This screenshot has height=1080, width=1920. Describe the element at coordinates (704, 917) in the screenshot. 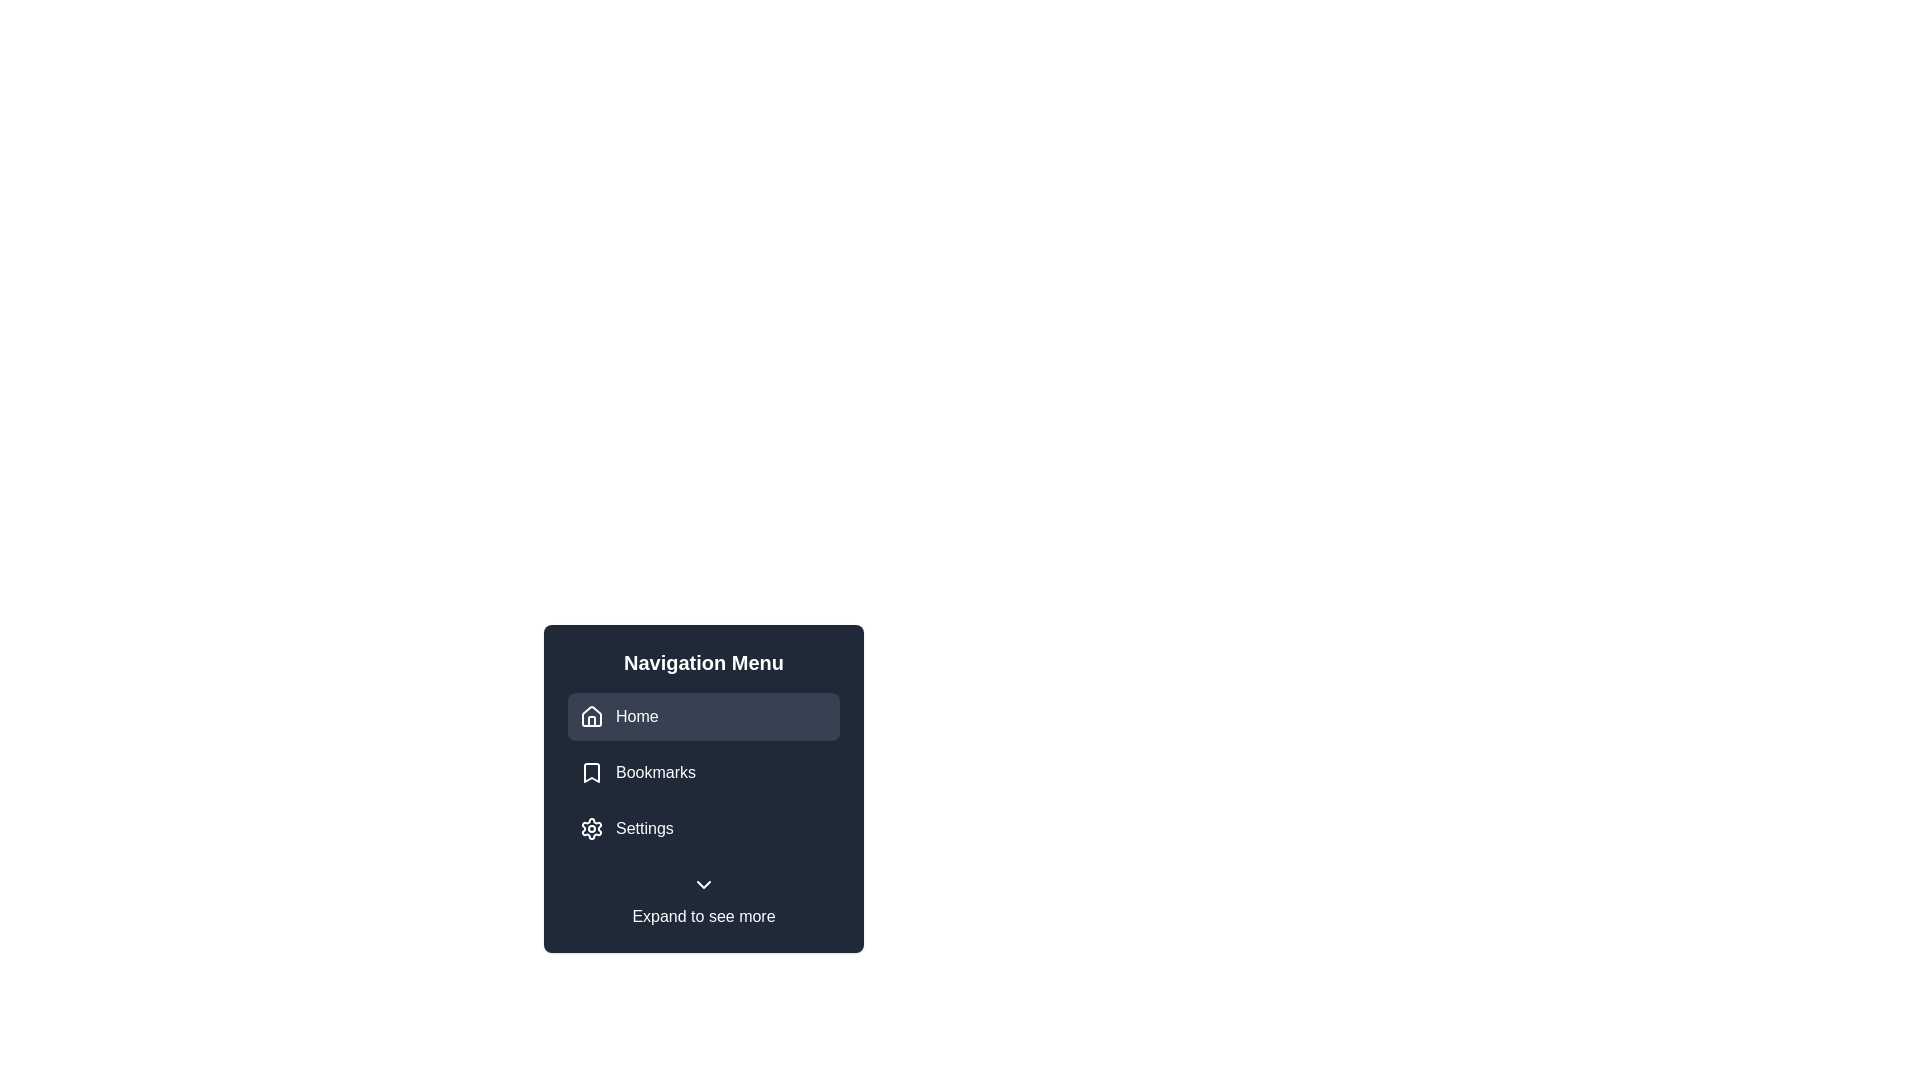

I see `the static text label displaying 'Expand` at that location.